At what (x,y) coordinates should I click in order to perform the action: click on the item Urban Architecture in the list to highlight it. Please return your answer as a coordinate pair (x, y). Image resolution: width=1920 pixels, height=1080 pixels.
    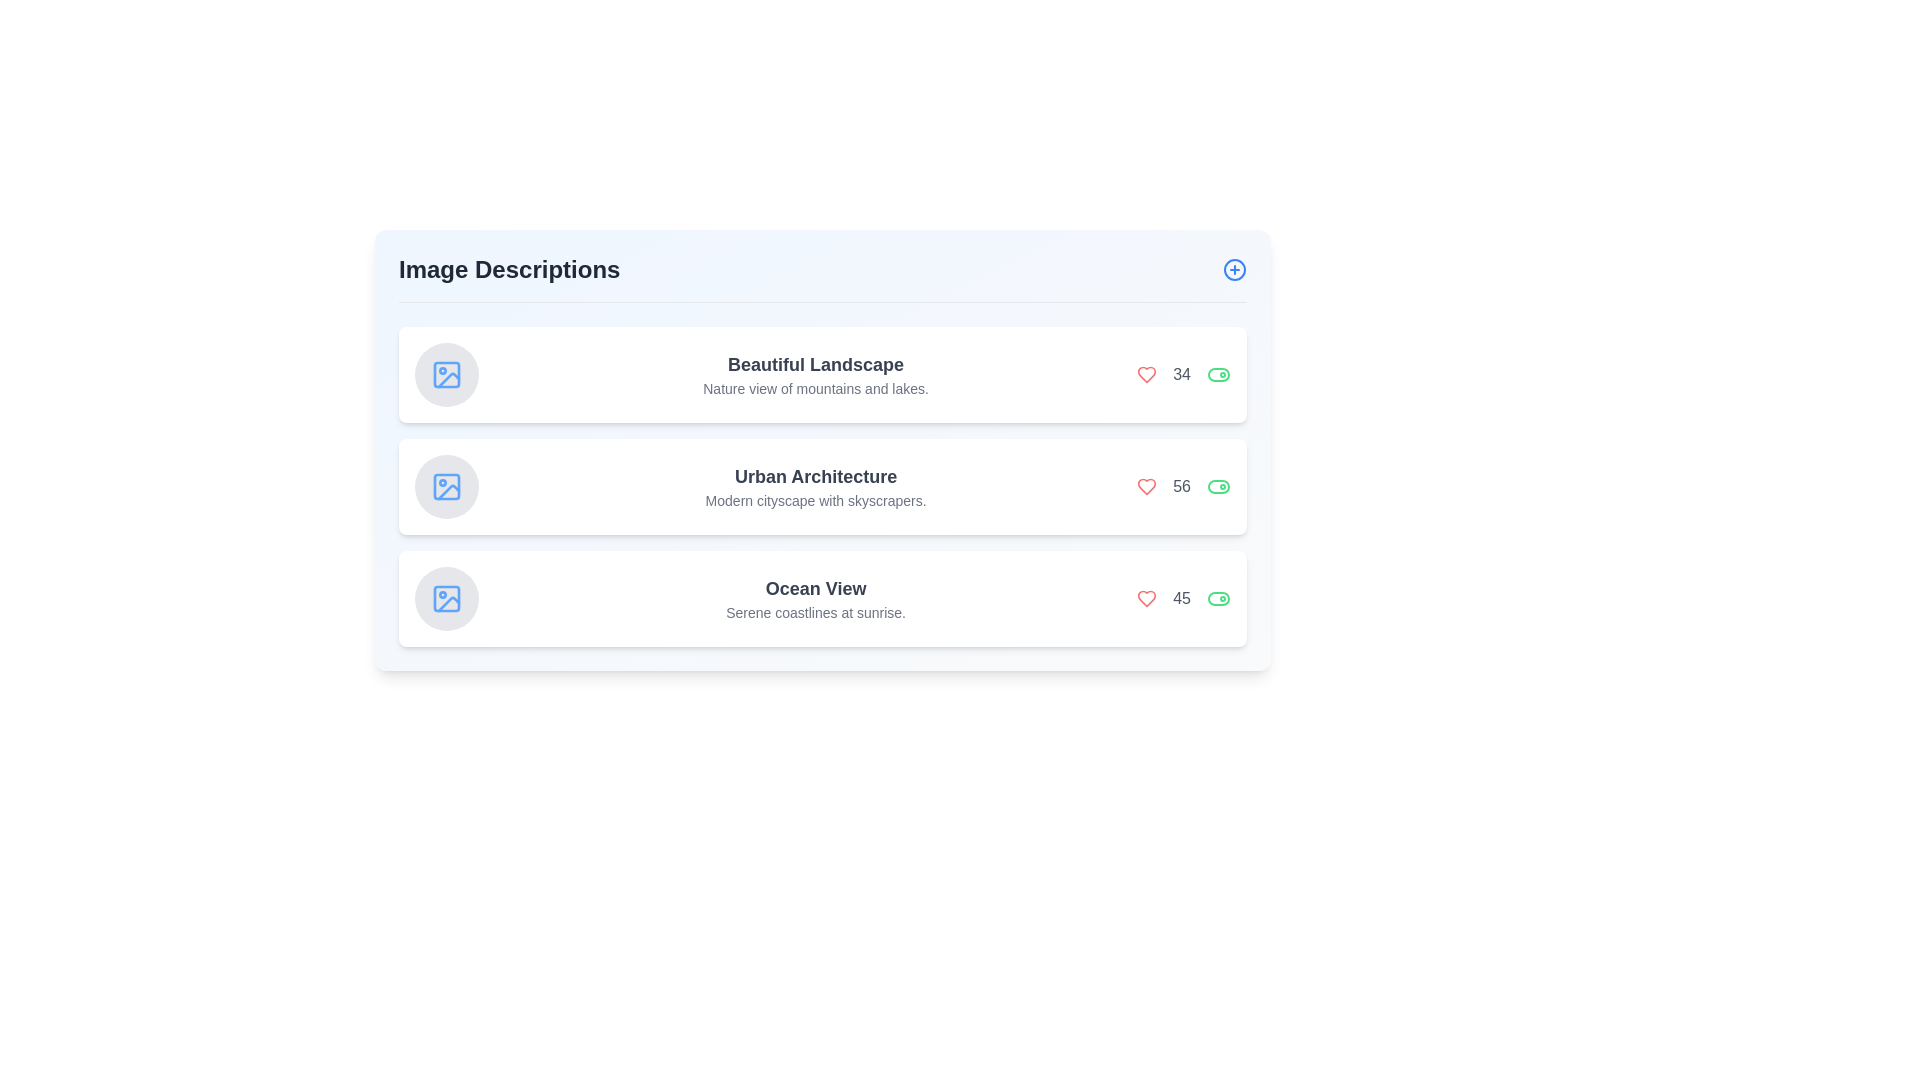
    Looking at the image, I should click on (822, 486).